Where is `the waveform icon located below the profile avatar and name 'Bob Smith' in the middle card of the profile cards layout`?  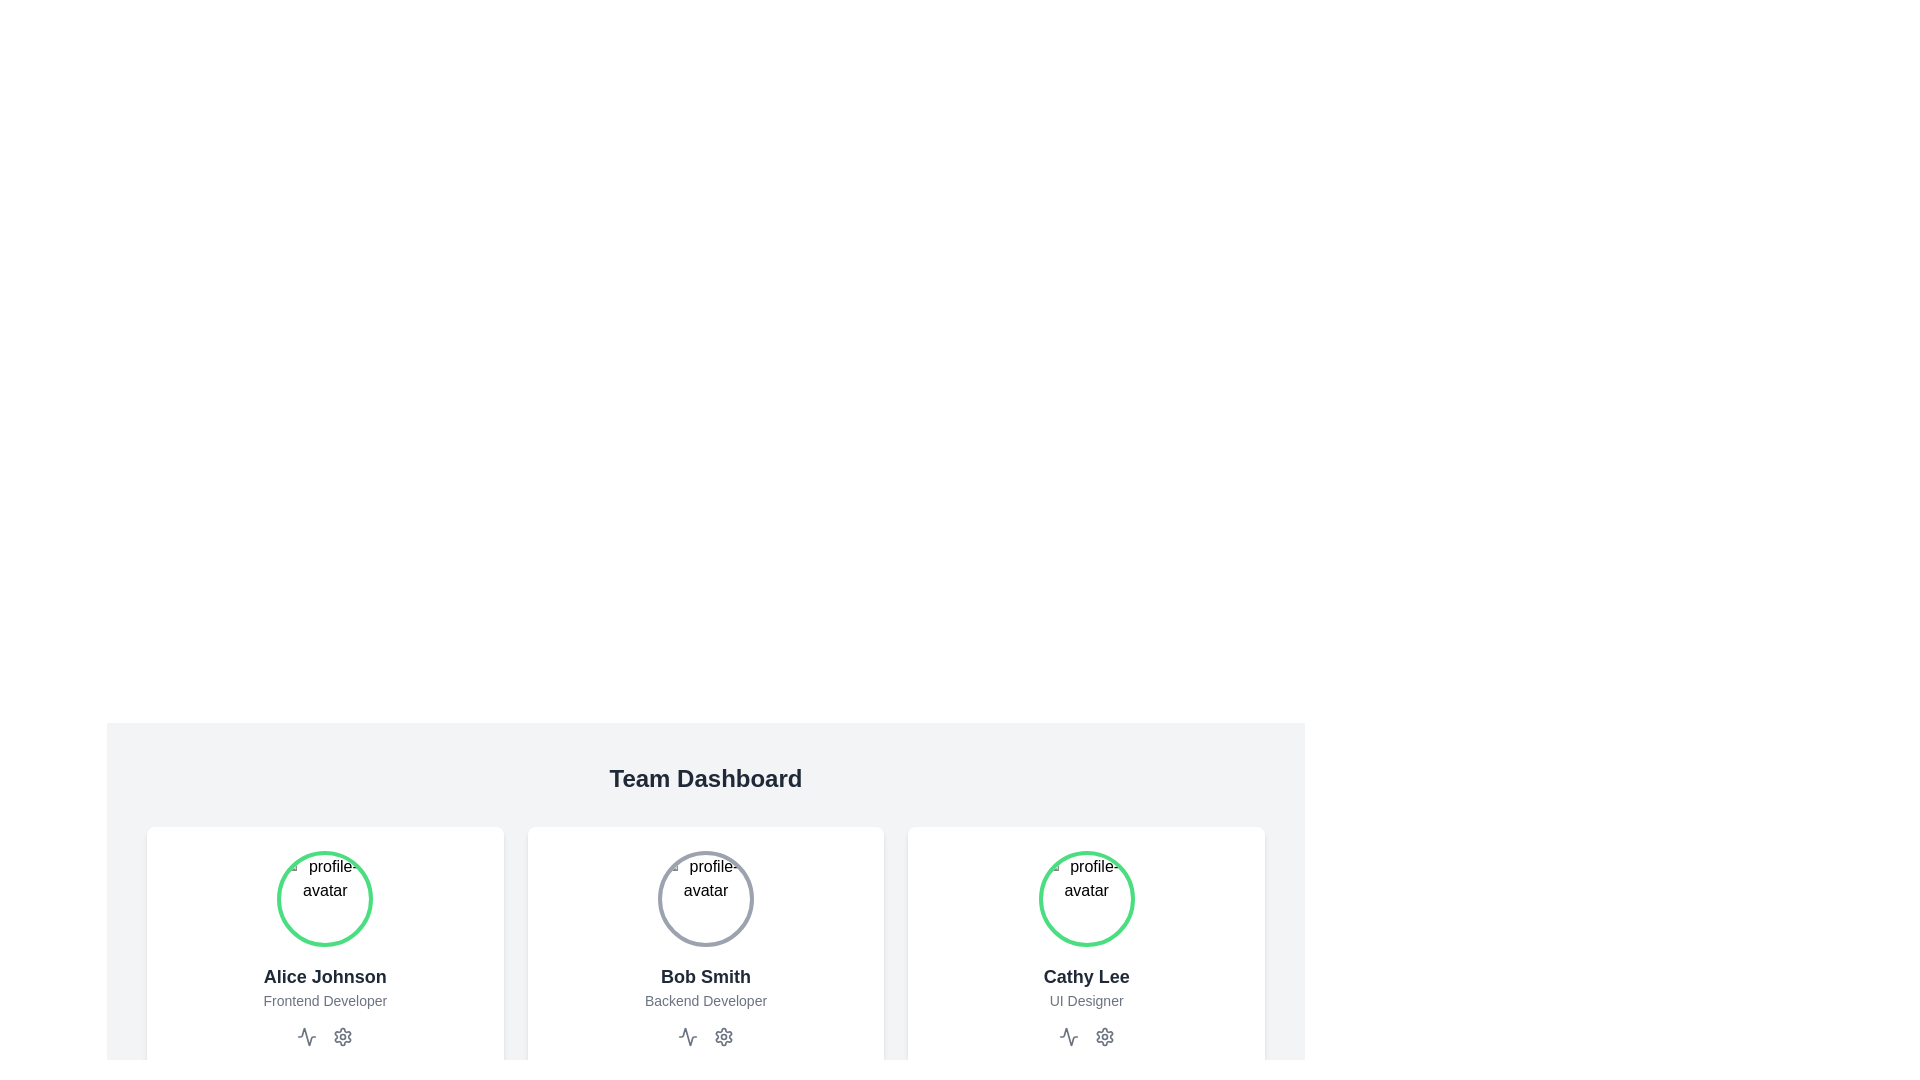 the waveform icon located below the profile avatar and name 'Bob Smith' in the middle card of the profile cards layout is located at coordinates (687, 1036).